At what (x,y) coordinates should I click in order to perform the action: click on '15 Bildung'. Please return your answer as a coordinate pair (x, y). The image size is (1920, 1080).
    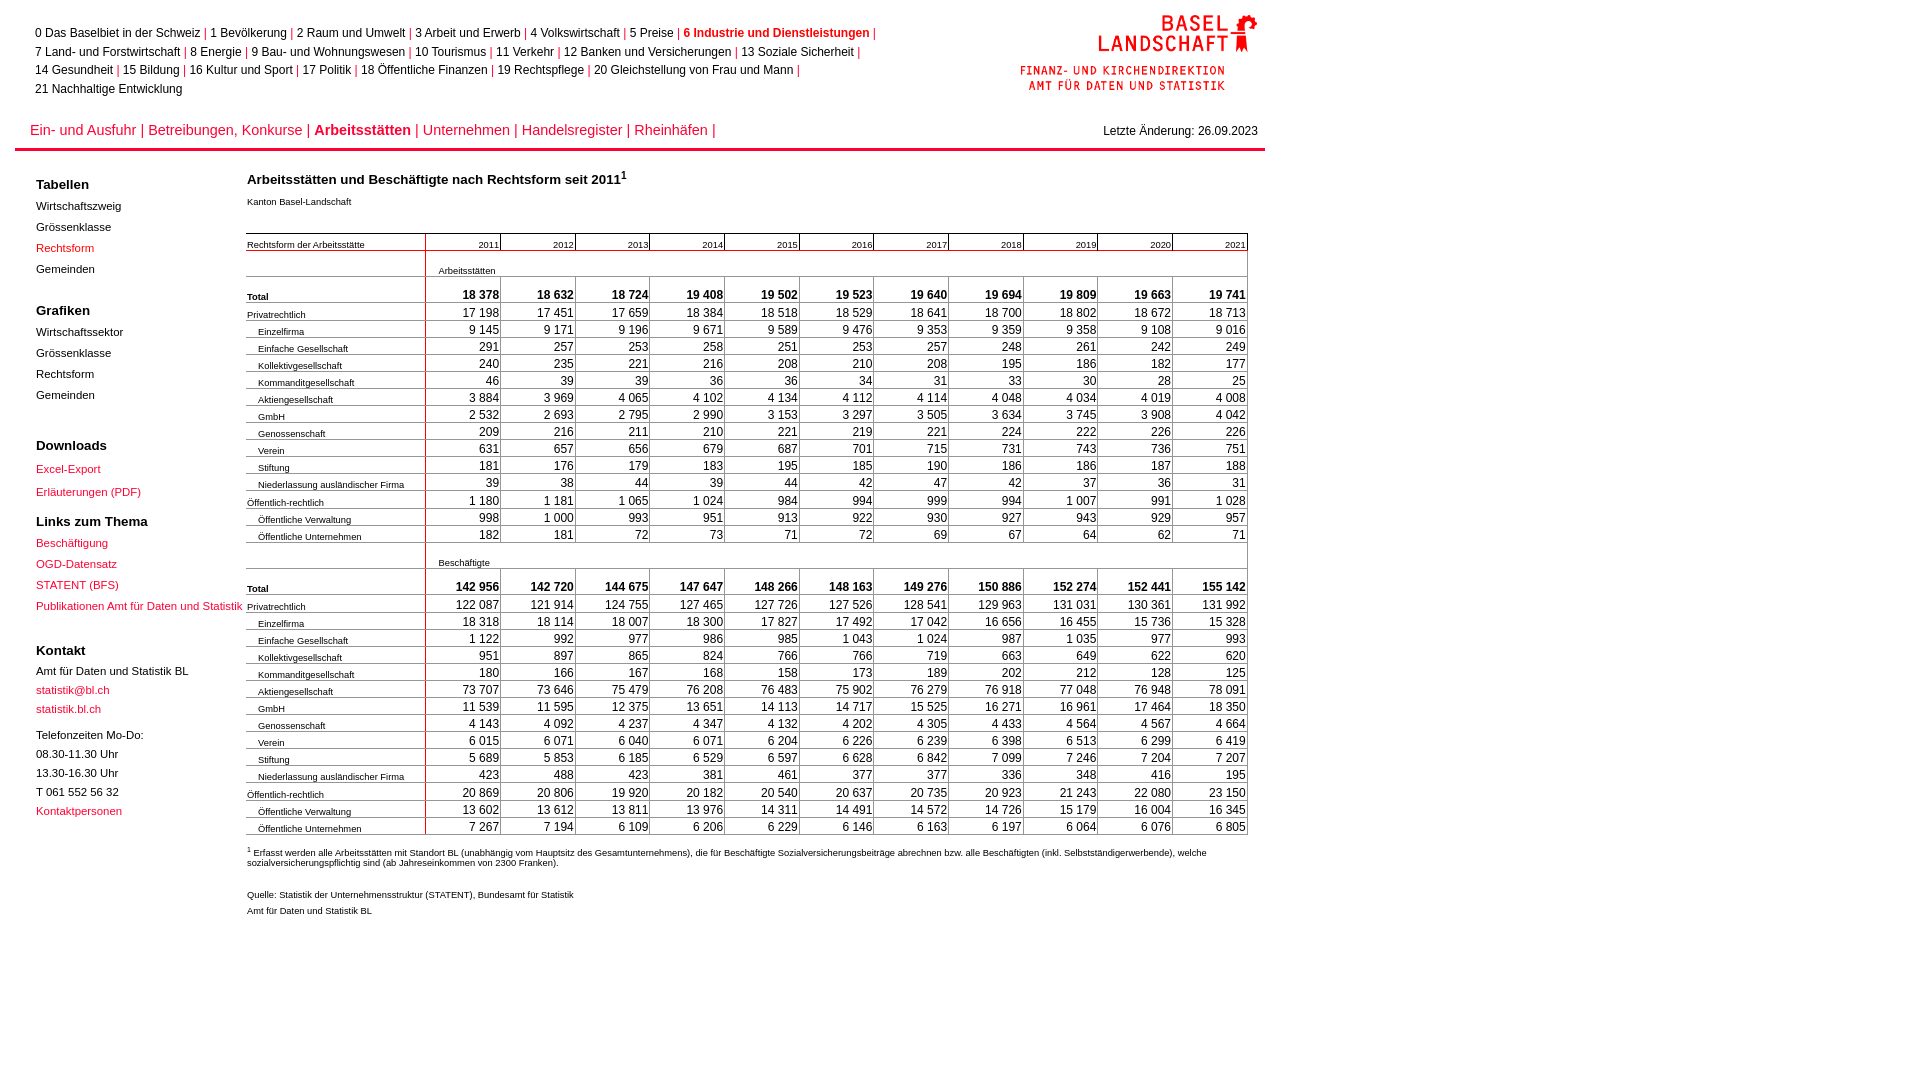
    Looking at the image, I should click on (150, 68).